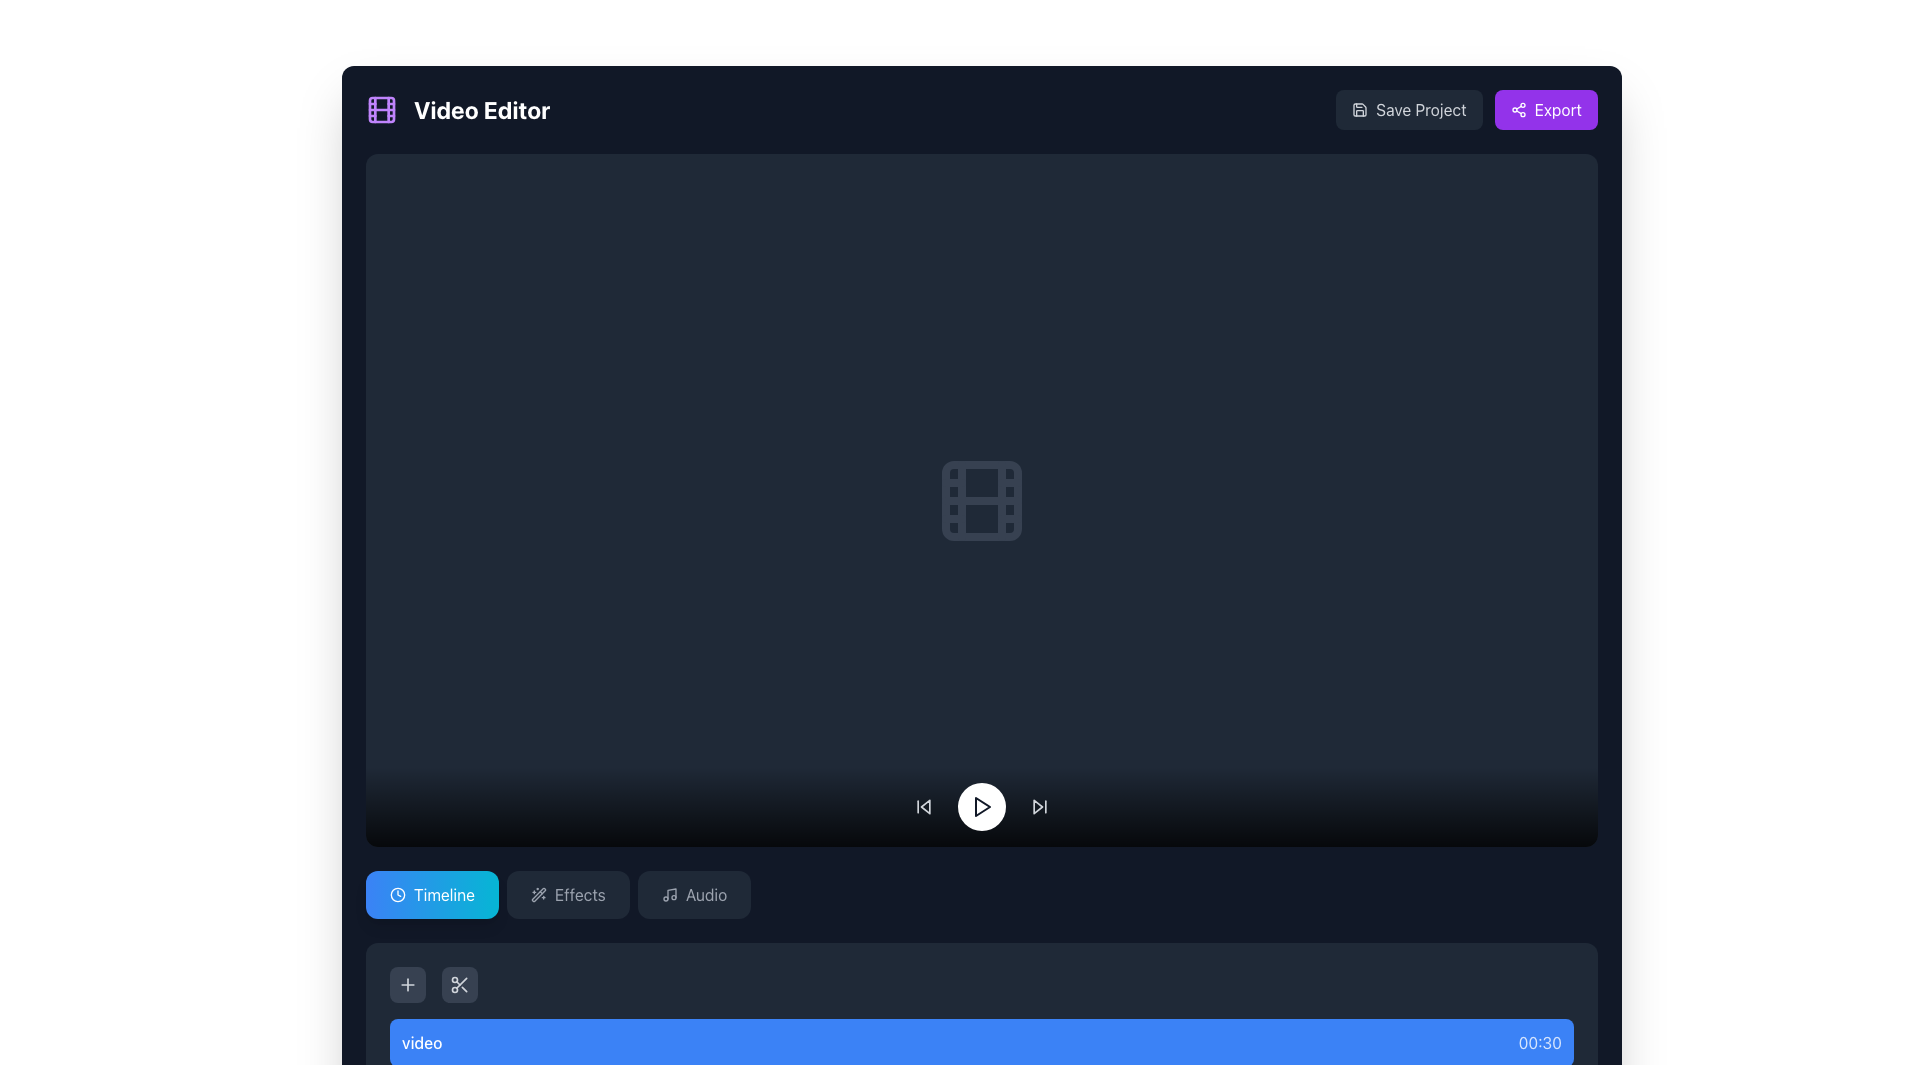 This screenshot has width=1920, height=1080. Describe the element at coordinates (1360, 110) in the screenshot. I see `the save icon located within the 'Save Project' button at the top-right section of the interface` at that location.